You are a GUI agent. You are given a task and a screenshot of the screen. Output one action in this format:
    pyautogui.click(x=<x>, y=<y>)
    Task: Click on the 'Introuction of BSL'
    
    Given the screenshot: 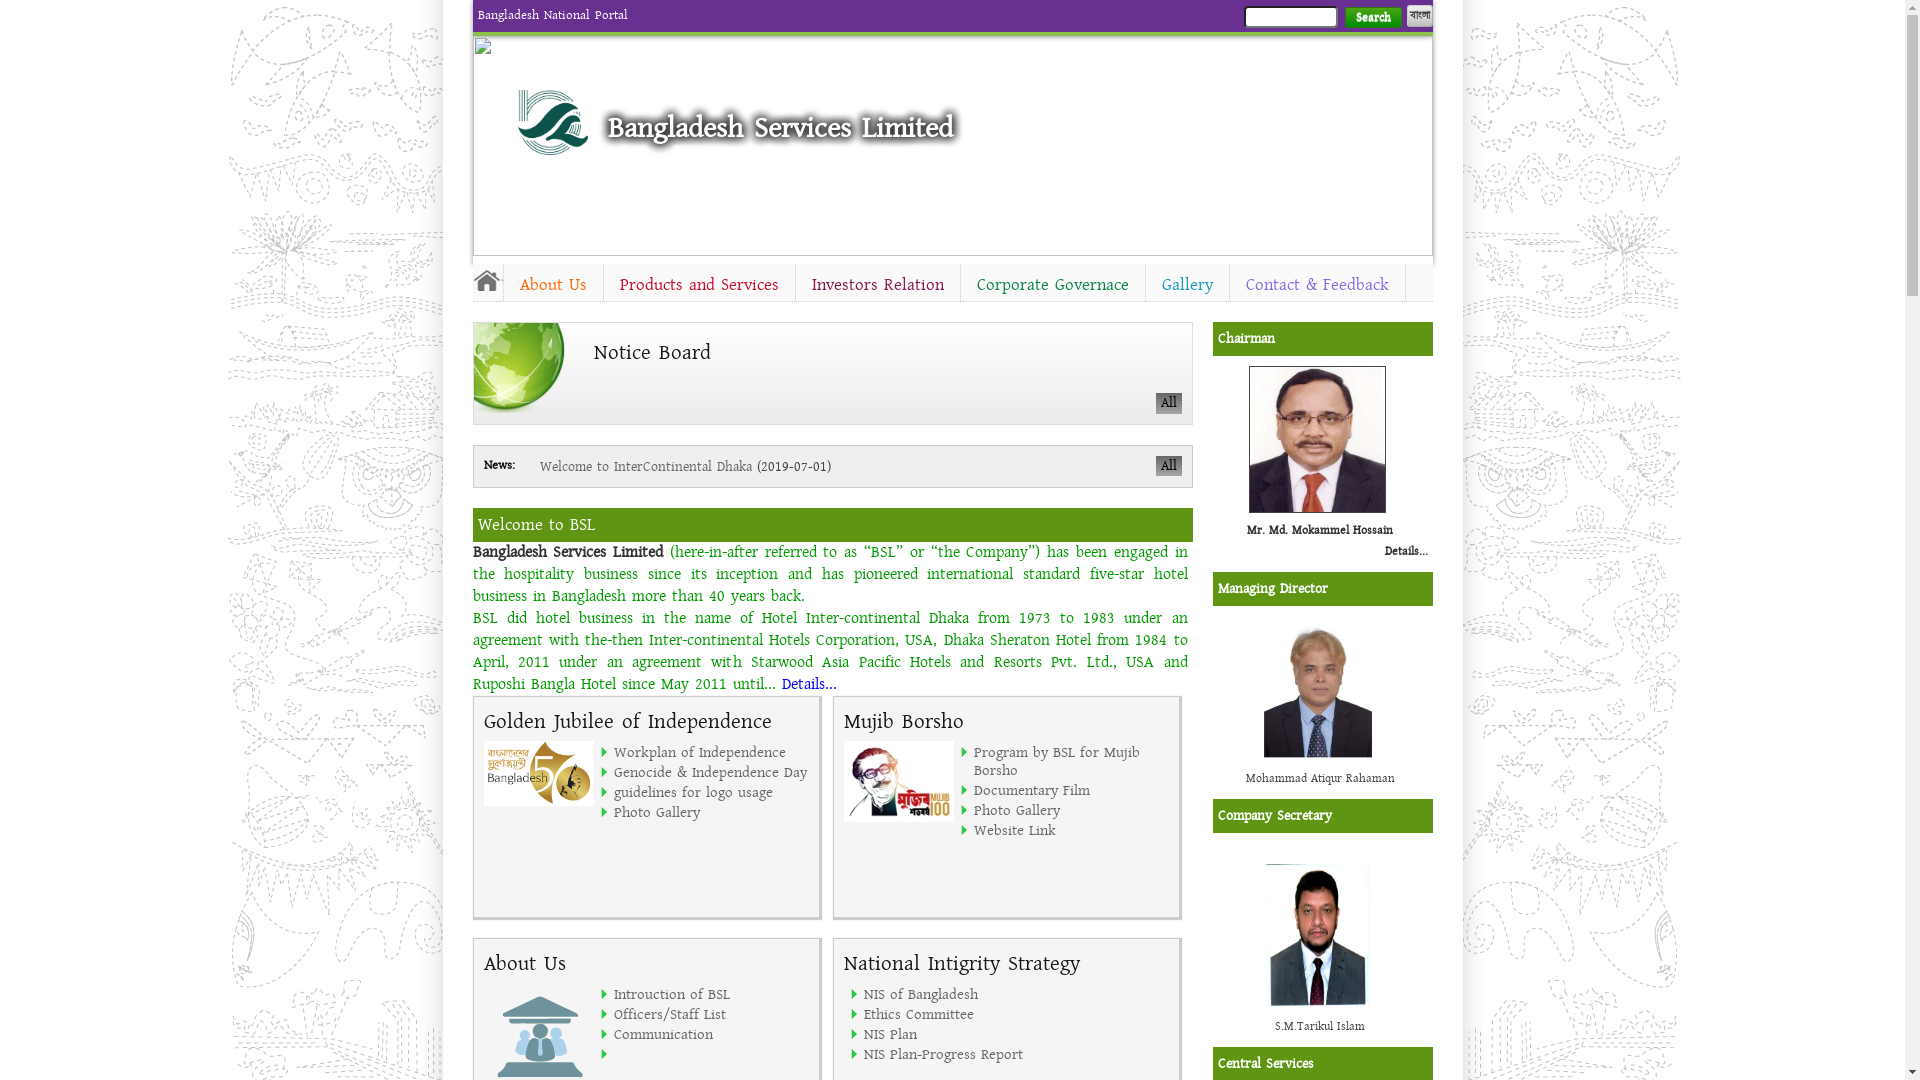 What is the action you would take?
    pyautogui.click(x=711, y=994)
    